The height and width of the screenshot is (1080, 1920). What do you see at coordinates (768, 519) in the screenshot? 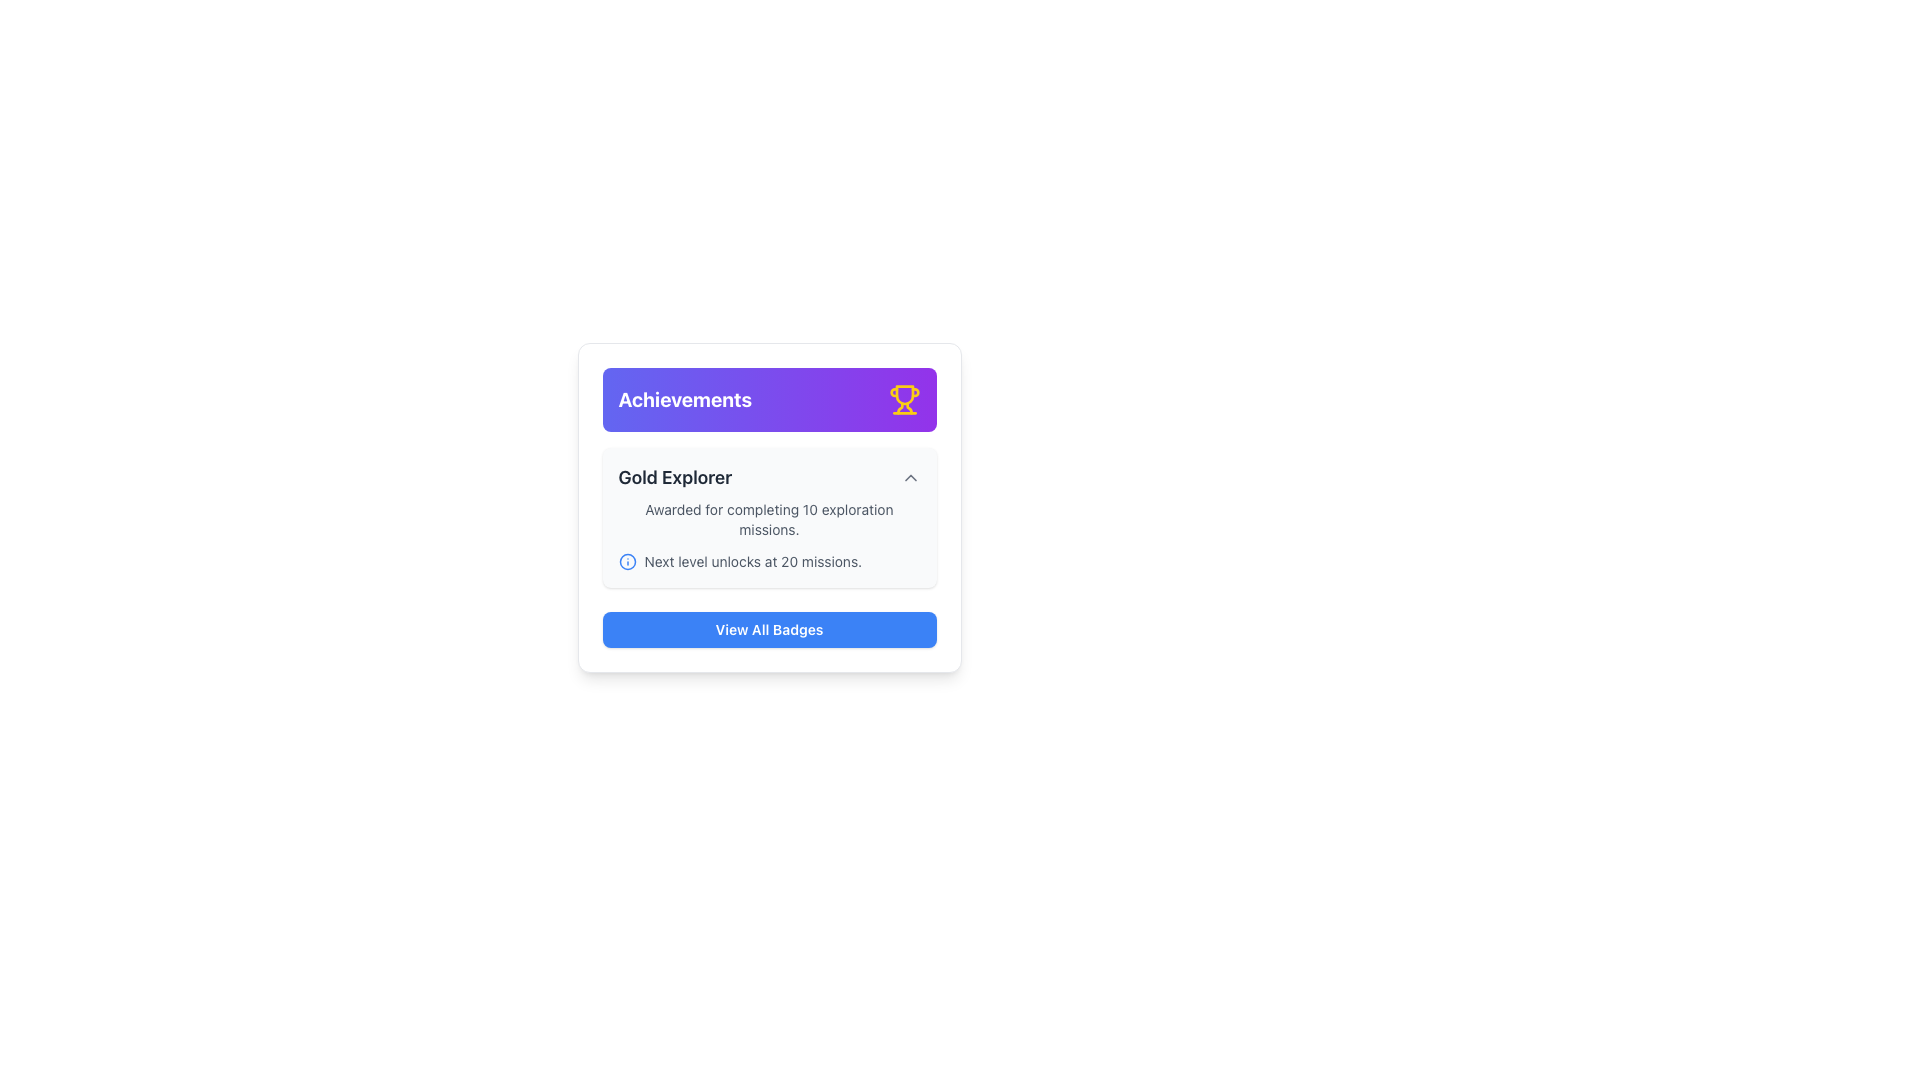
I see `the text label that reads 'Awarded for completing 10 exploration missions.' located directly below the 'Gold Explorer' header in the achievements card` at bounding box center [768, 519].